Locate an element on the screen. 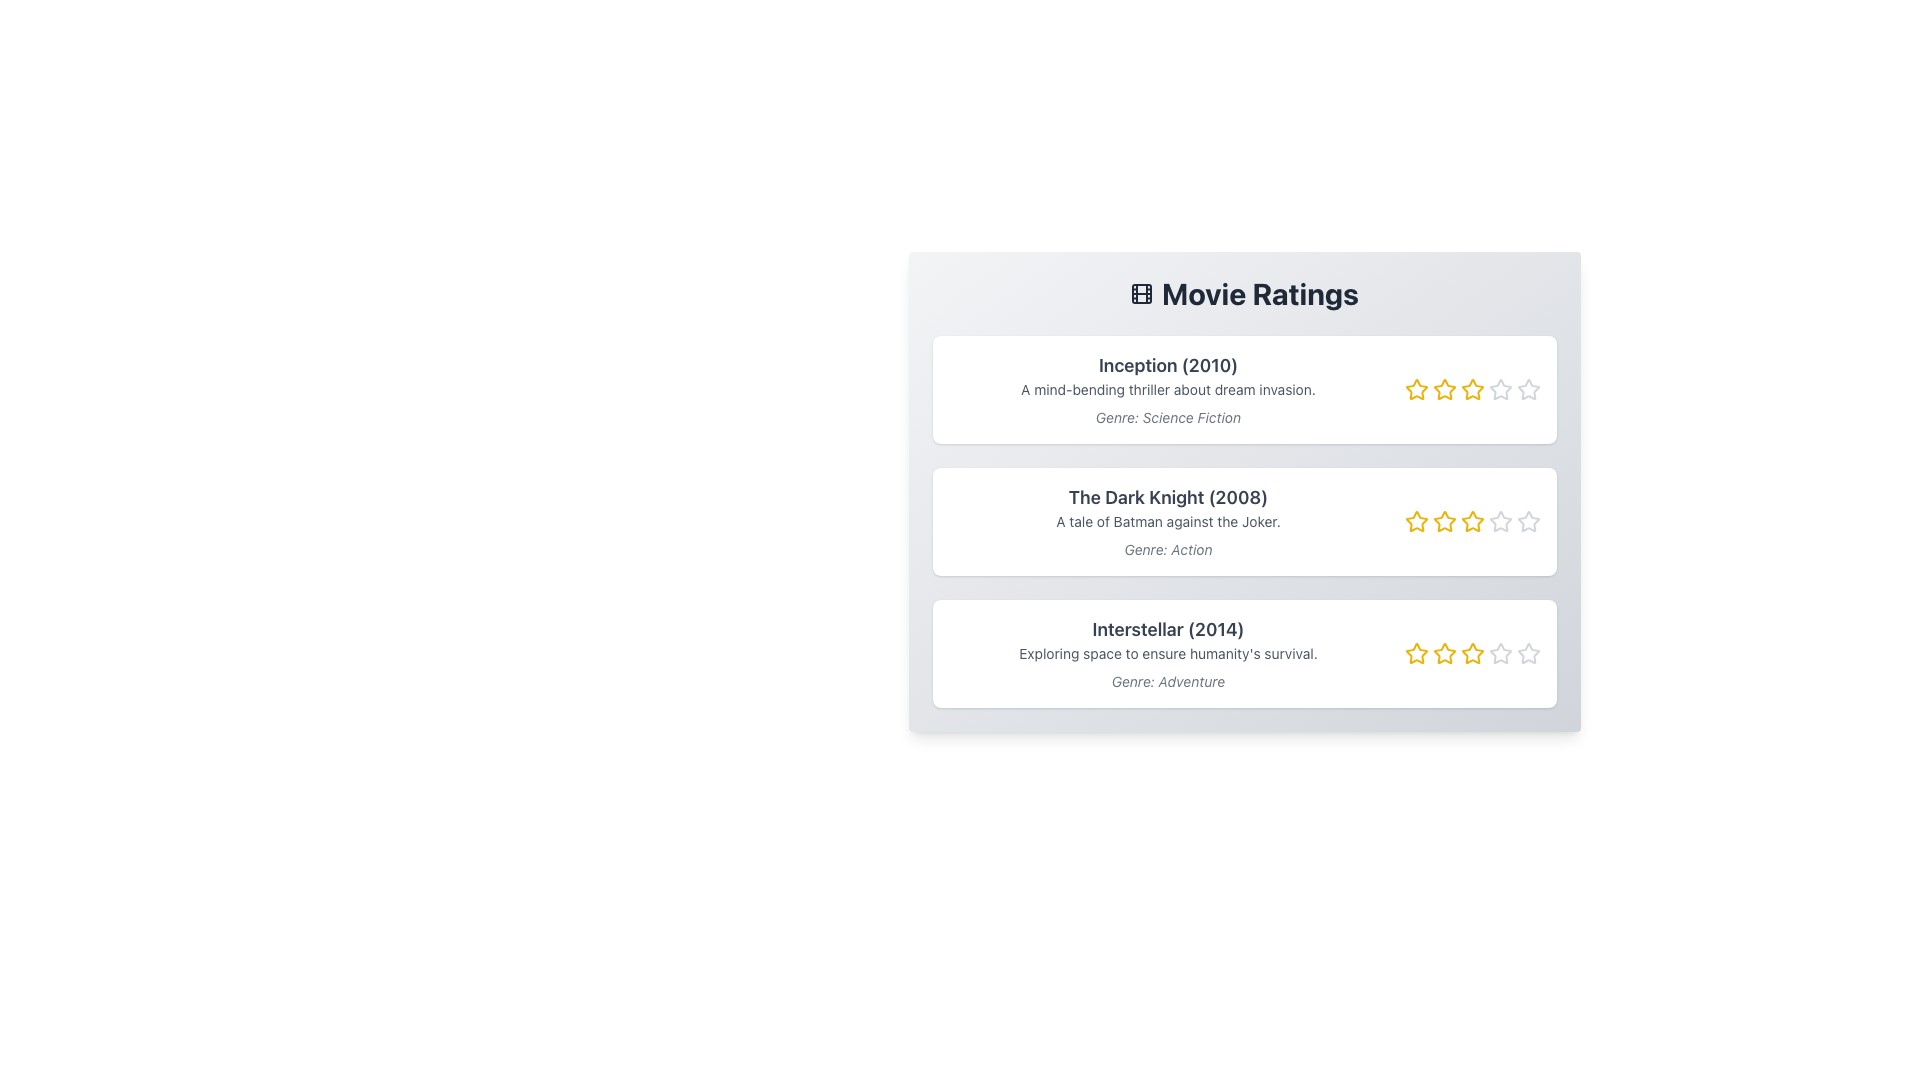 The image size is (1920, 1080). text content of the title label displaying 'The Dark Knight (2008)' located at the top of the movie ratings section in the second card is located at coordinates (1168, 496).